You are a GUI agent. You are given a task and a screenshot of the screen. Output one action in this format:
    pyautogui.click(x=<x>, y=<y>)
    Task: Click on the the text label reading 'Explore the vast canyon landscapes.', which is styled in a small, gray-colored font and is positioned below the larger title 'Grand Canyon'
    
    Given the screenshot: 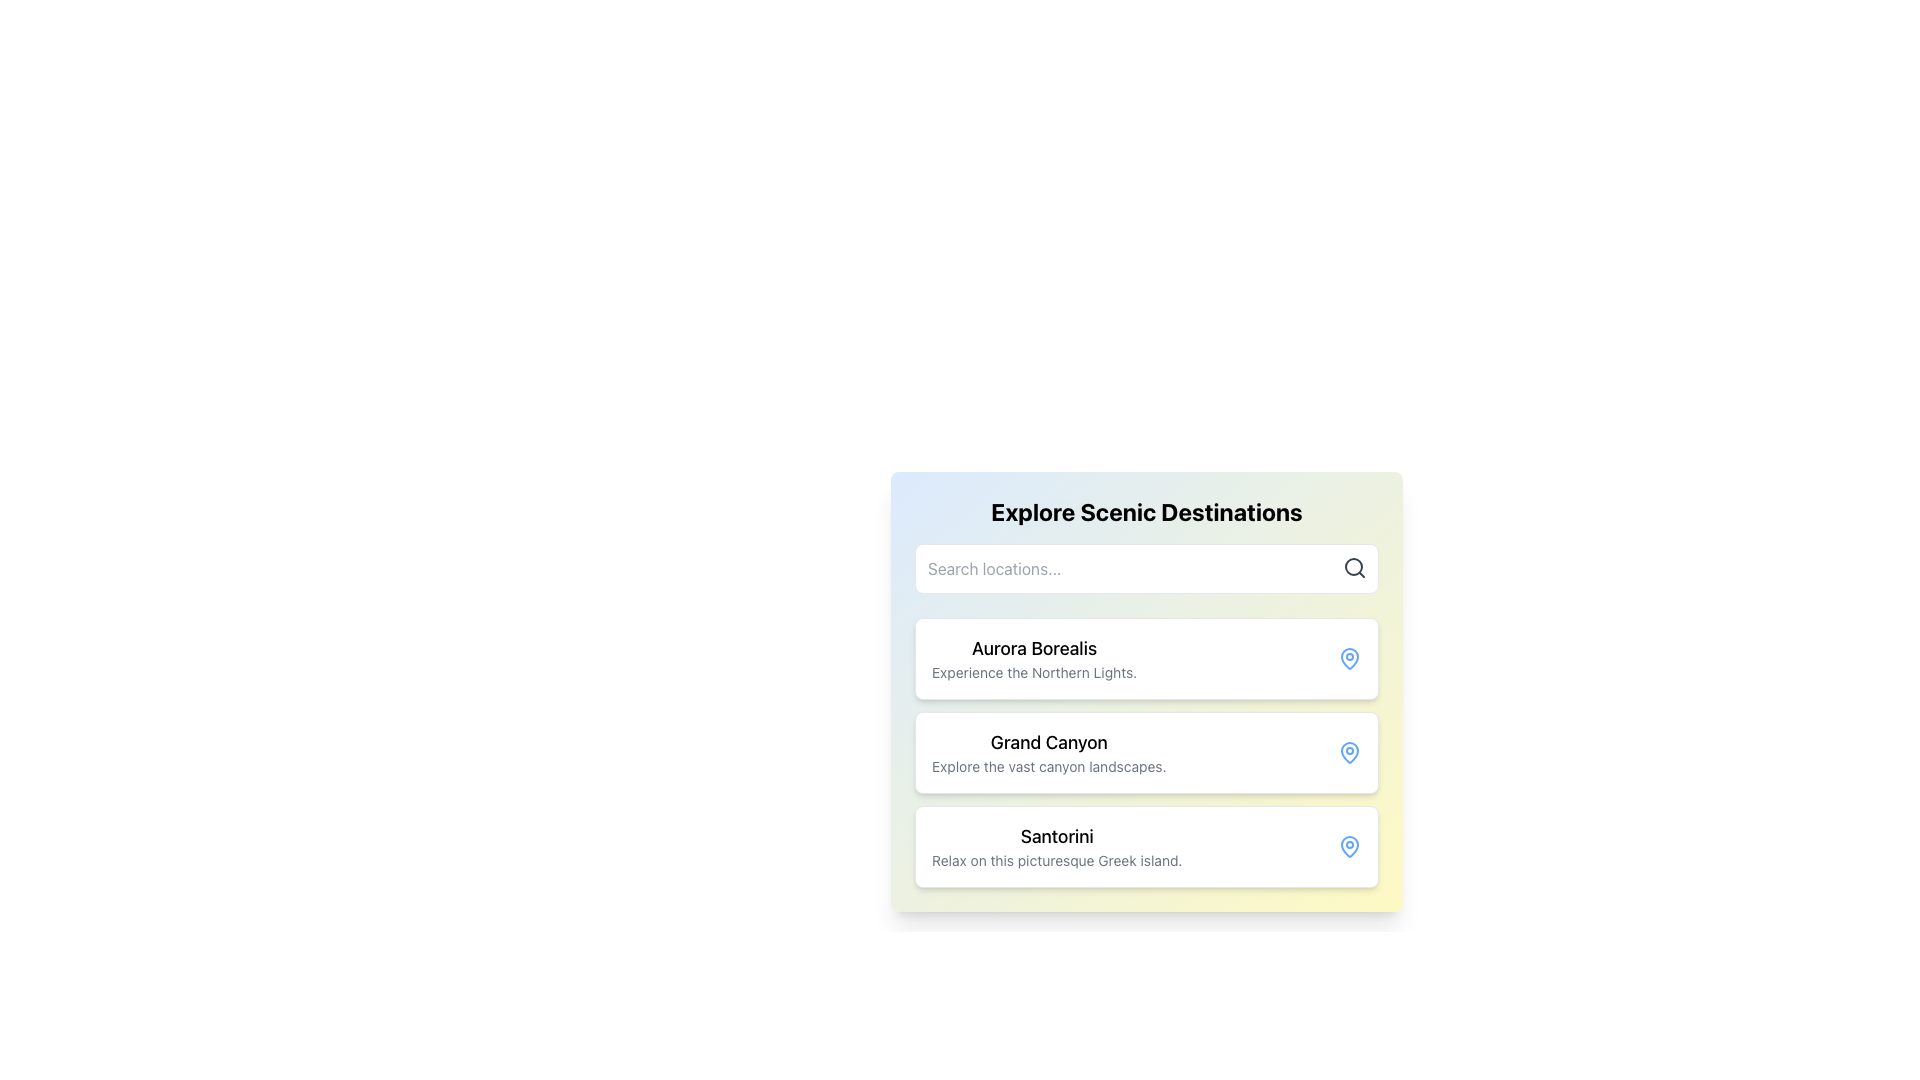 What is the action you would take?
    pyautogui.click(x=1048, y=766)
    